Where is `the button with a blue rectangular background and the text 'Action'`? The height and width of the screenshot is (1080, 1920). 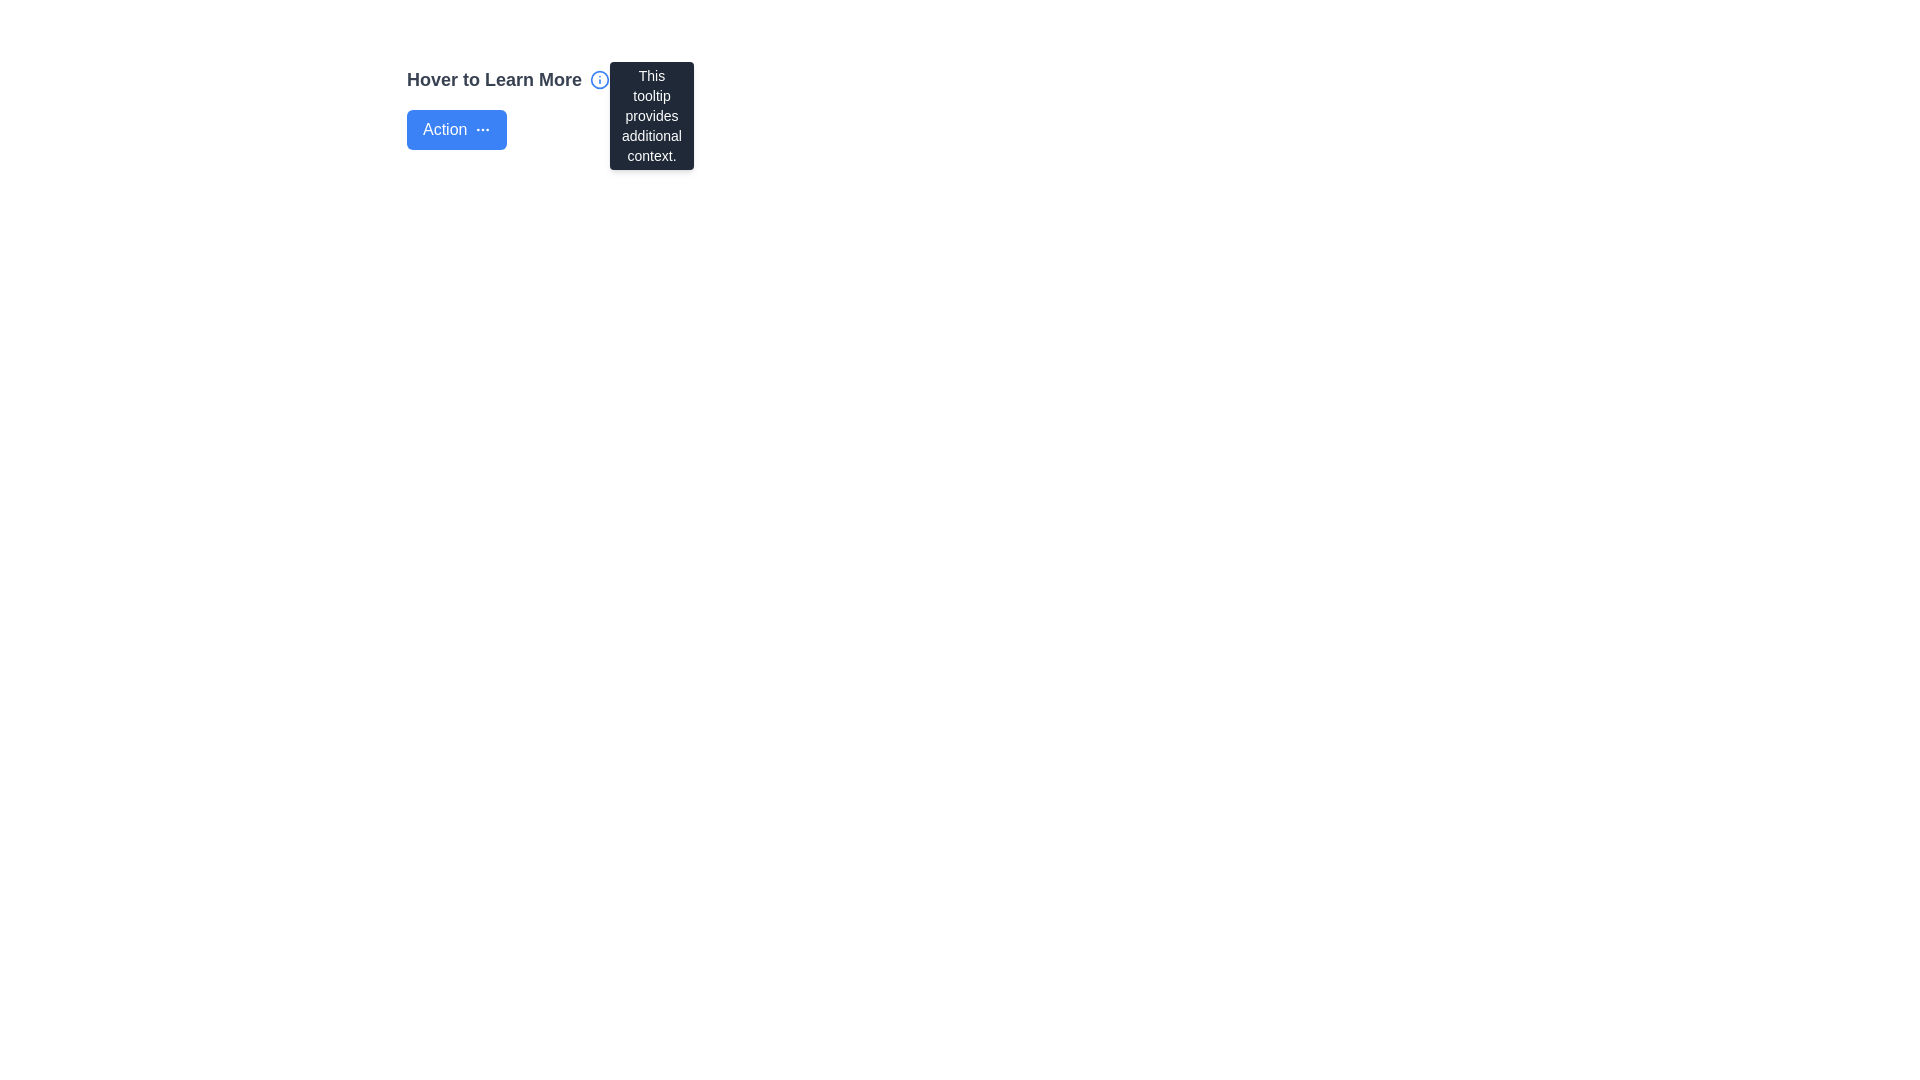 the button with a blue rectangular background and the text 'Action' is located at coordinates (456, 130).